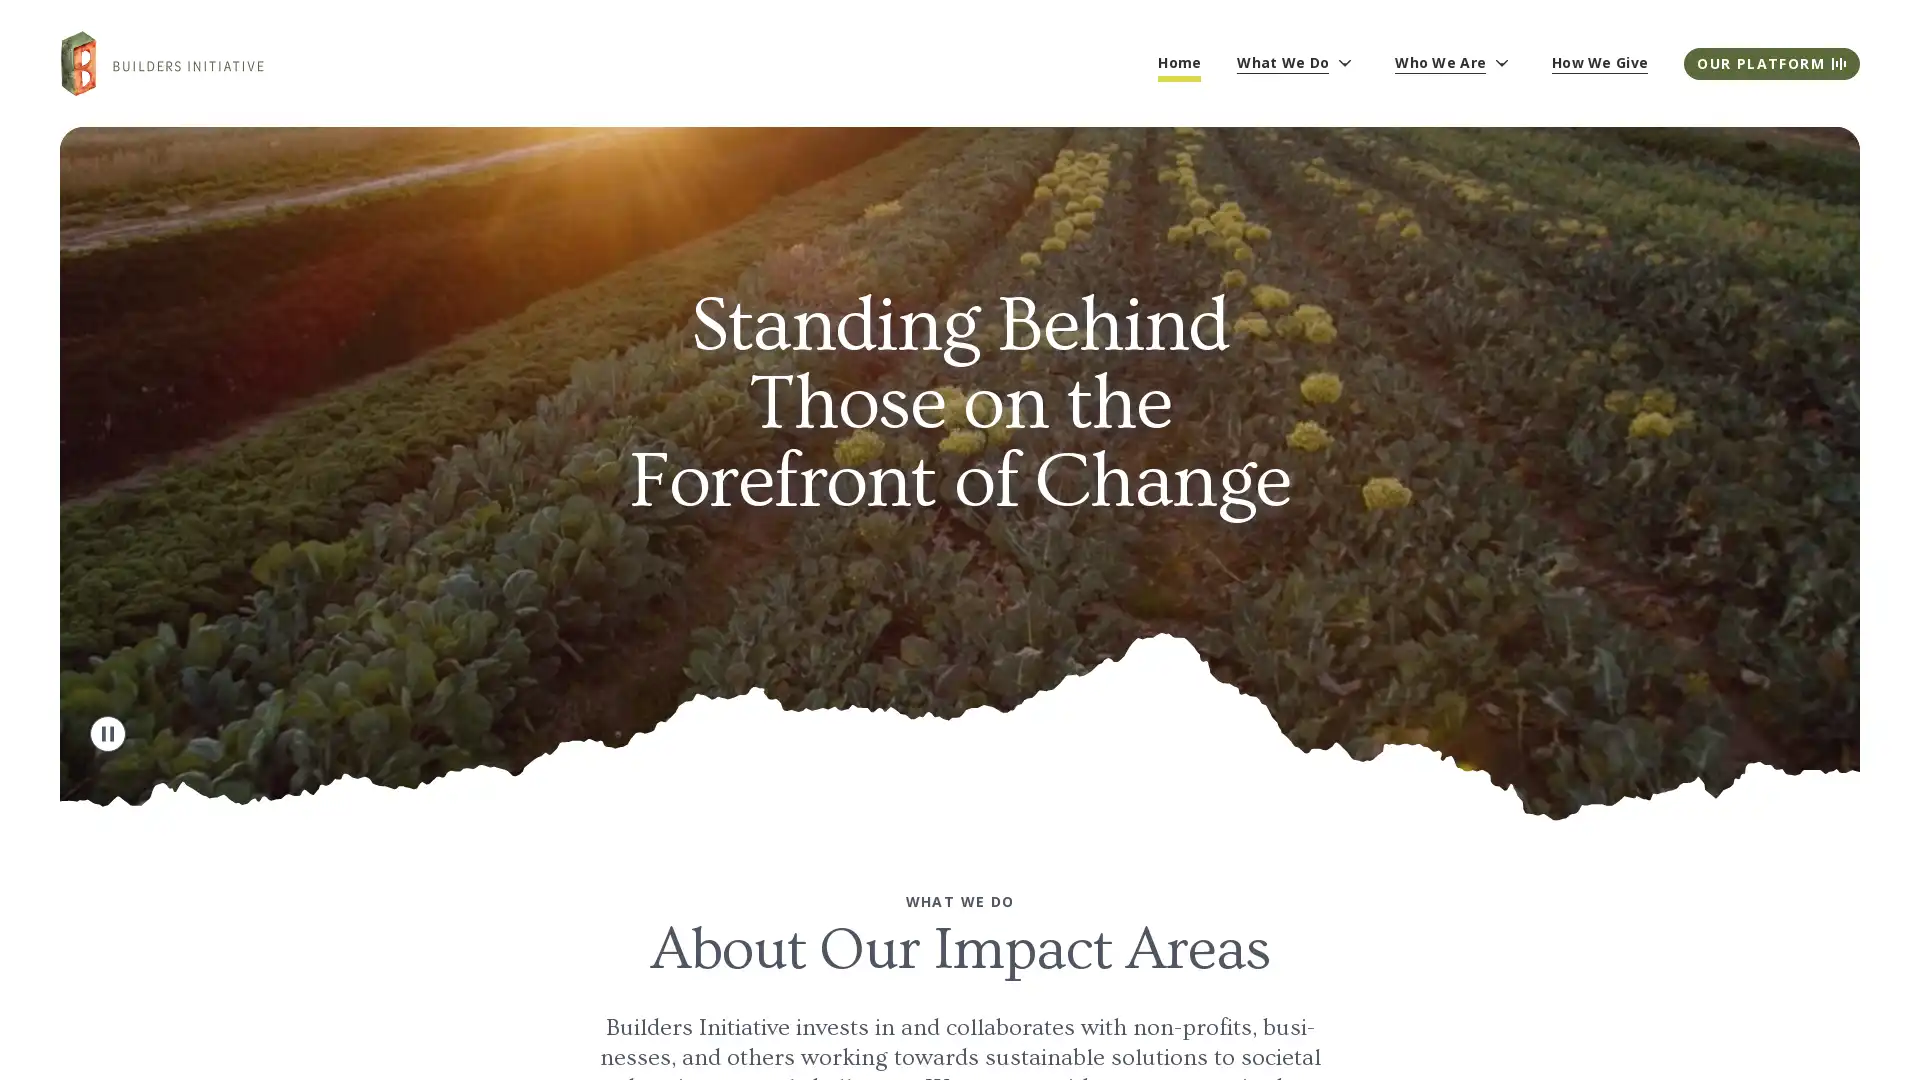 The width and height of the screenshot is (1920, 1080). I want to click on Pause Video, so click(107, 732).